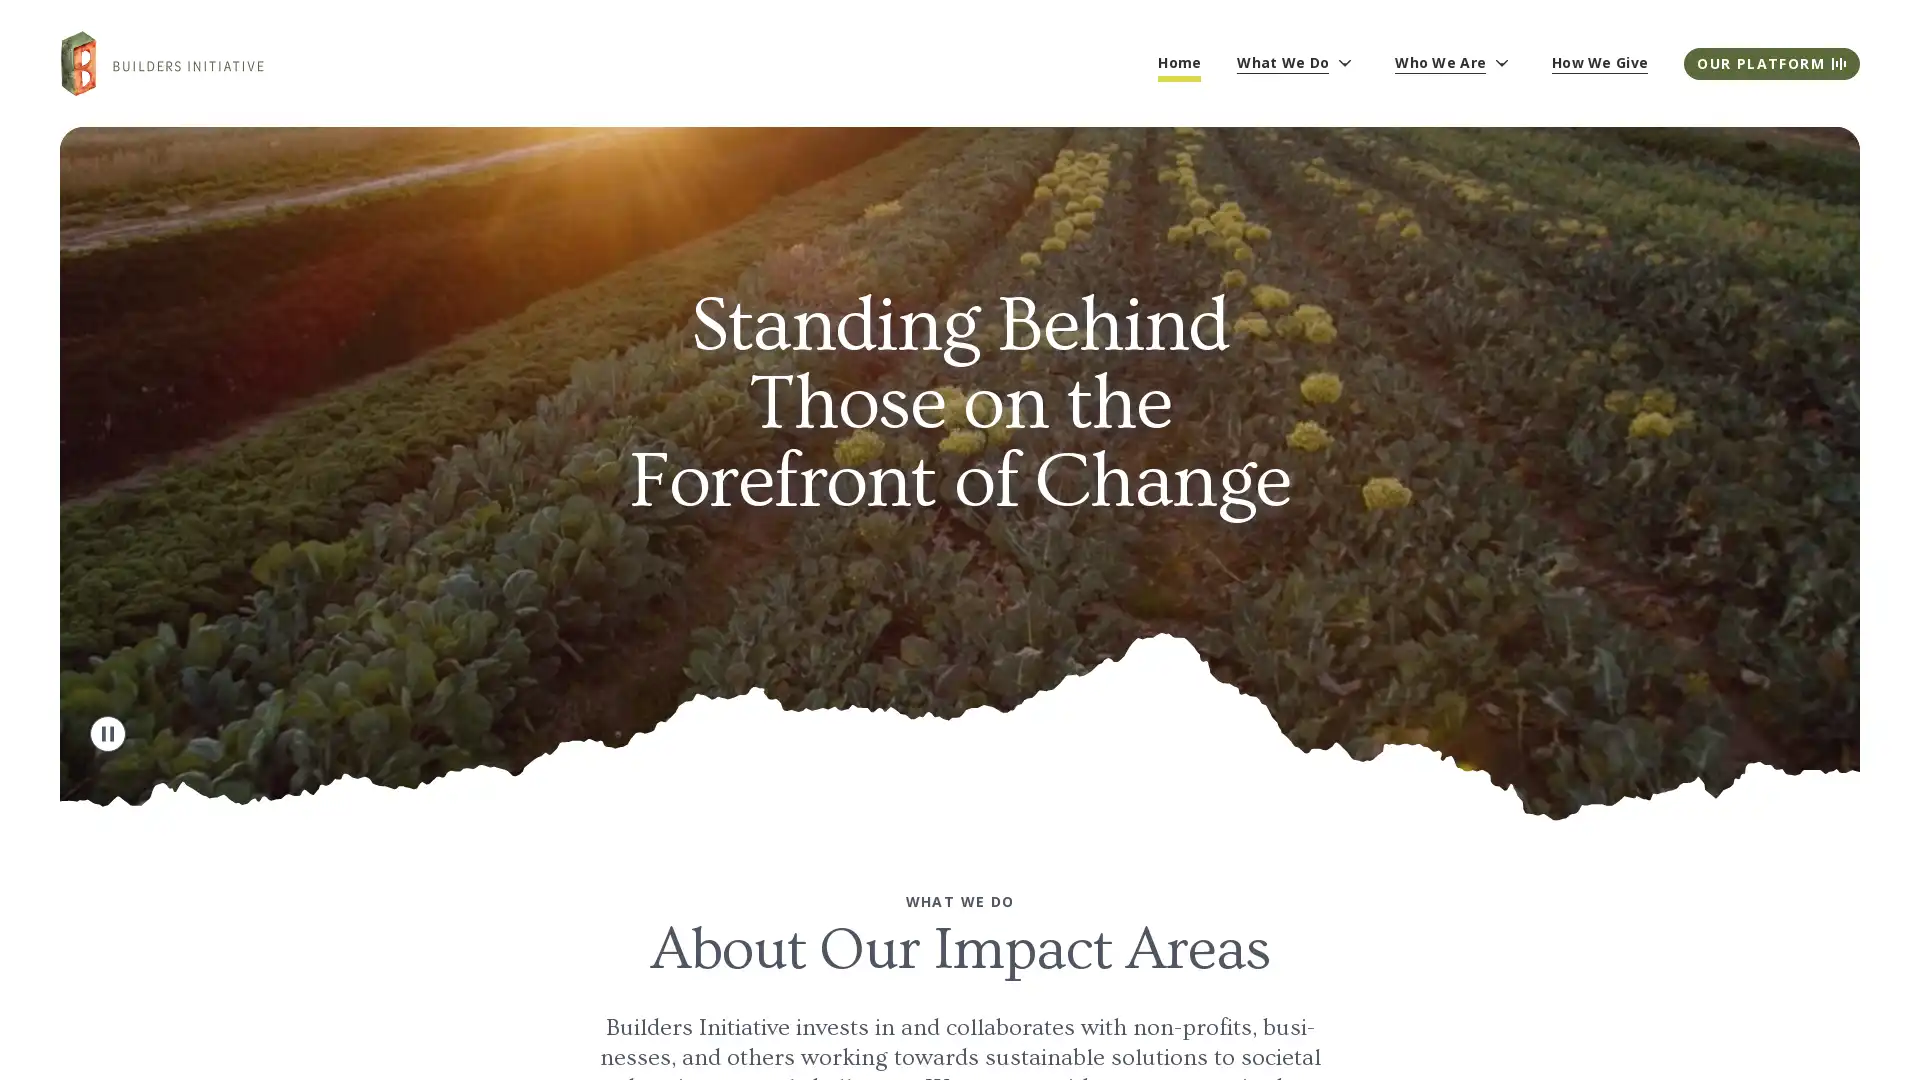 The width and height of the screenshot is (1920, 1080). I want to click on Pause Video, so click(107, 732).